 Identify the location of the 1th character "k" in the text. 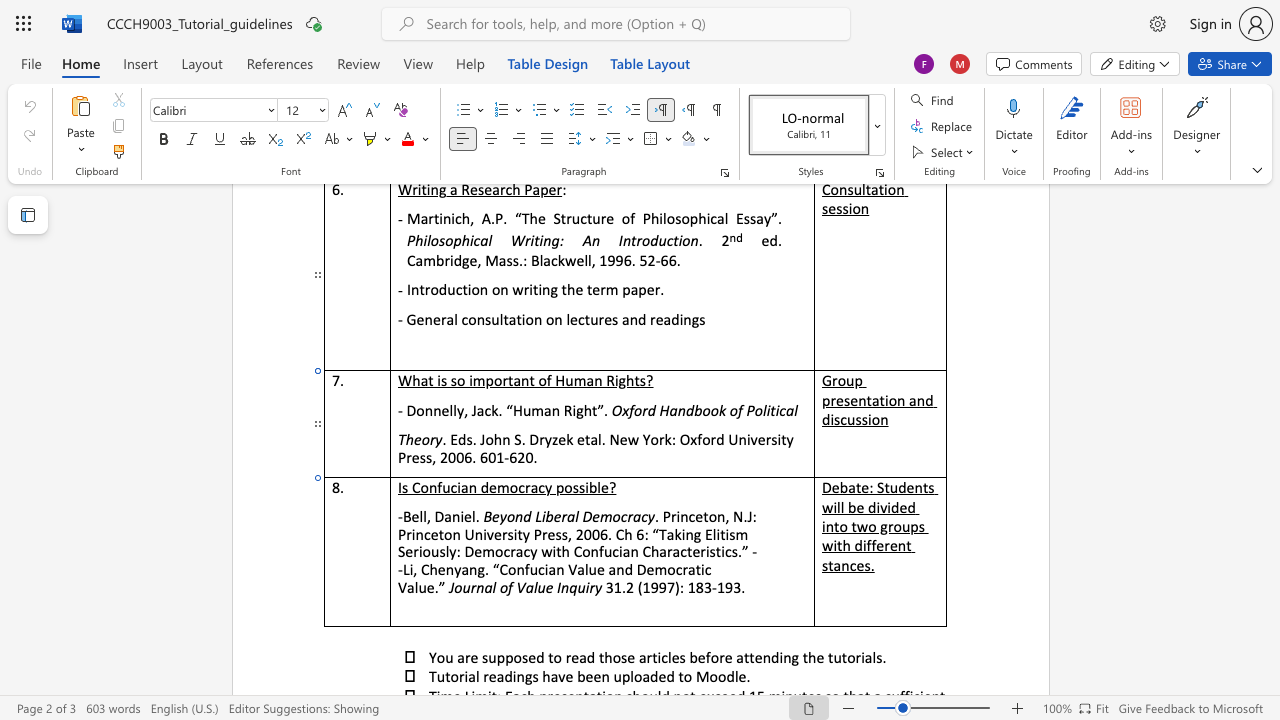
(568, 438).